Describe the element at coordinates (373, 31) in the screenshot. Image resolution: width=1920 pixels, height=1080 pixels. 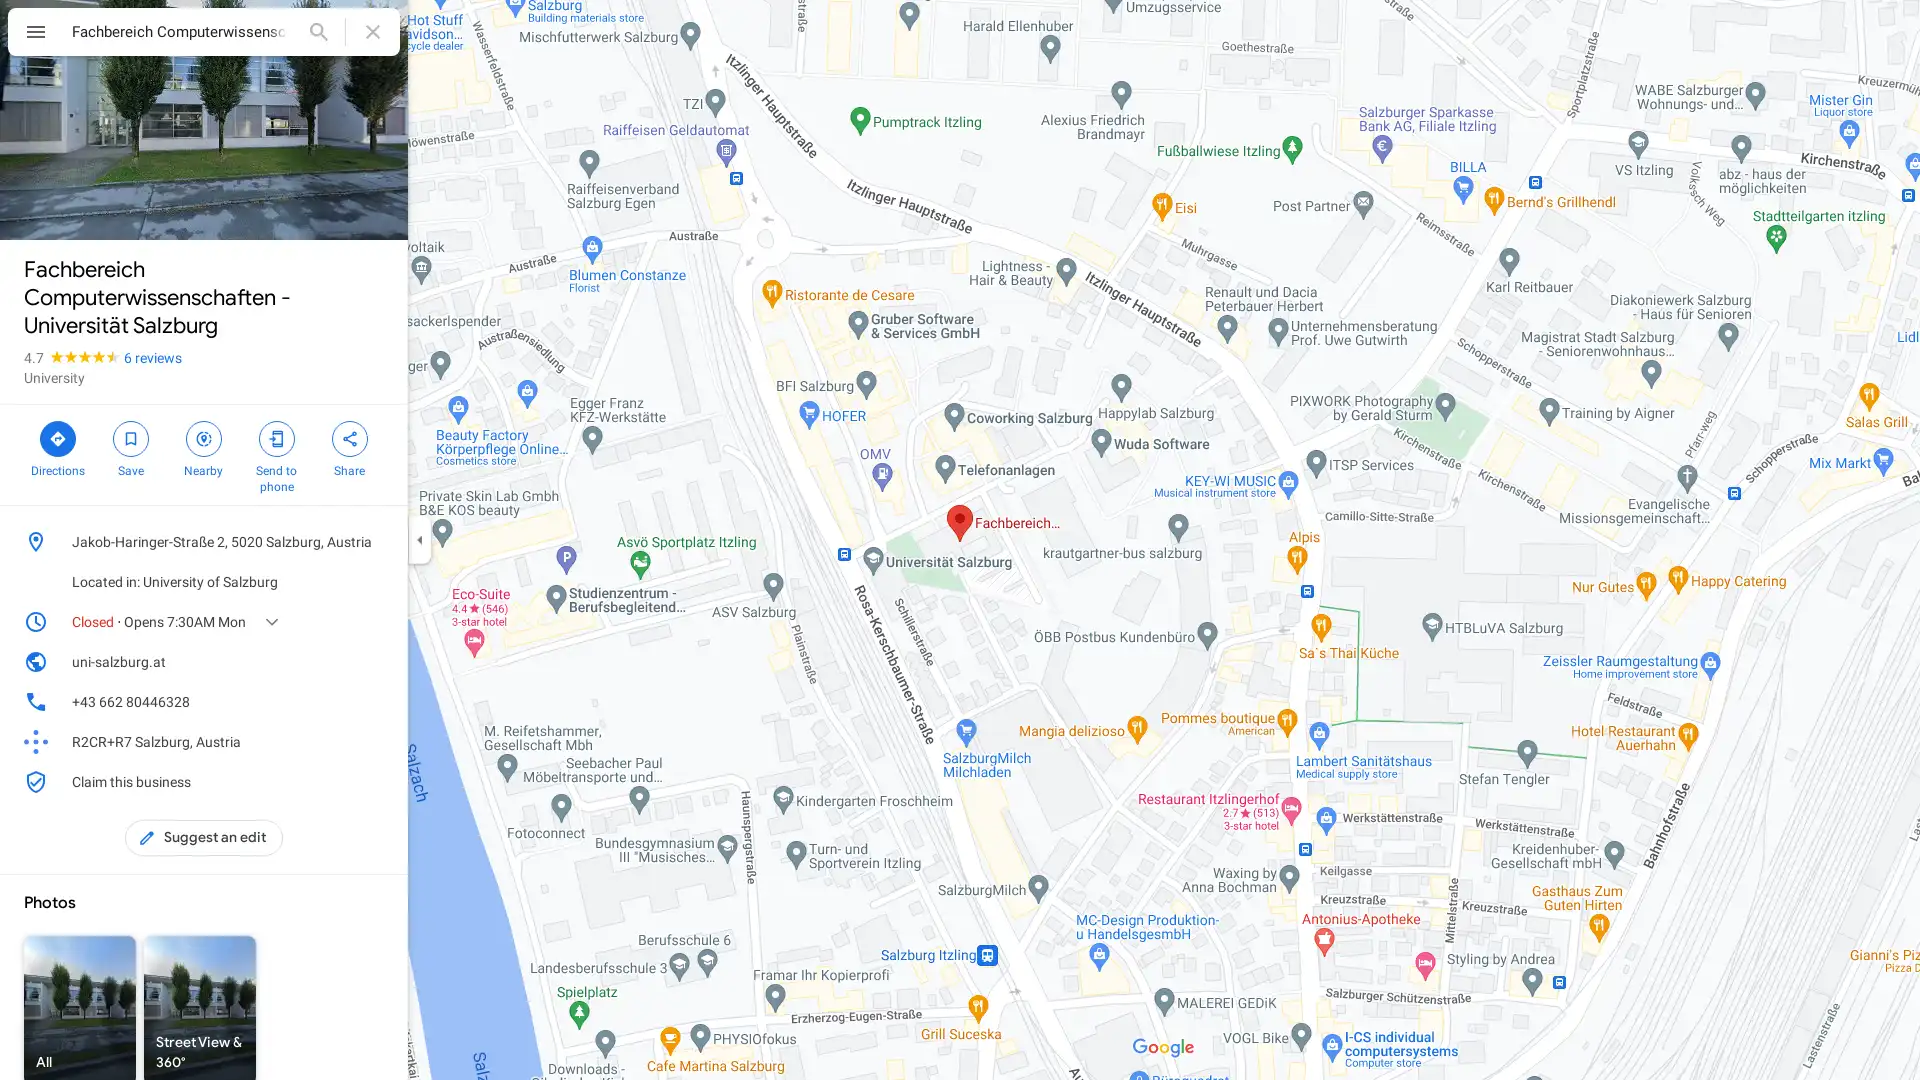
I see `Clear search` at that location.